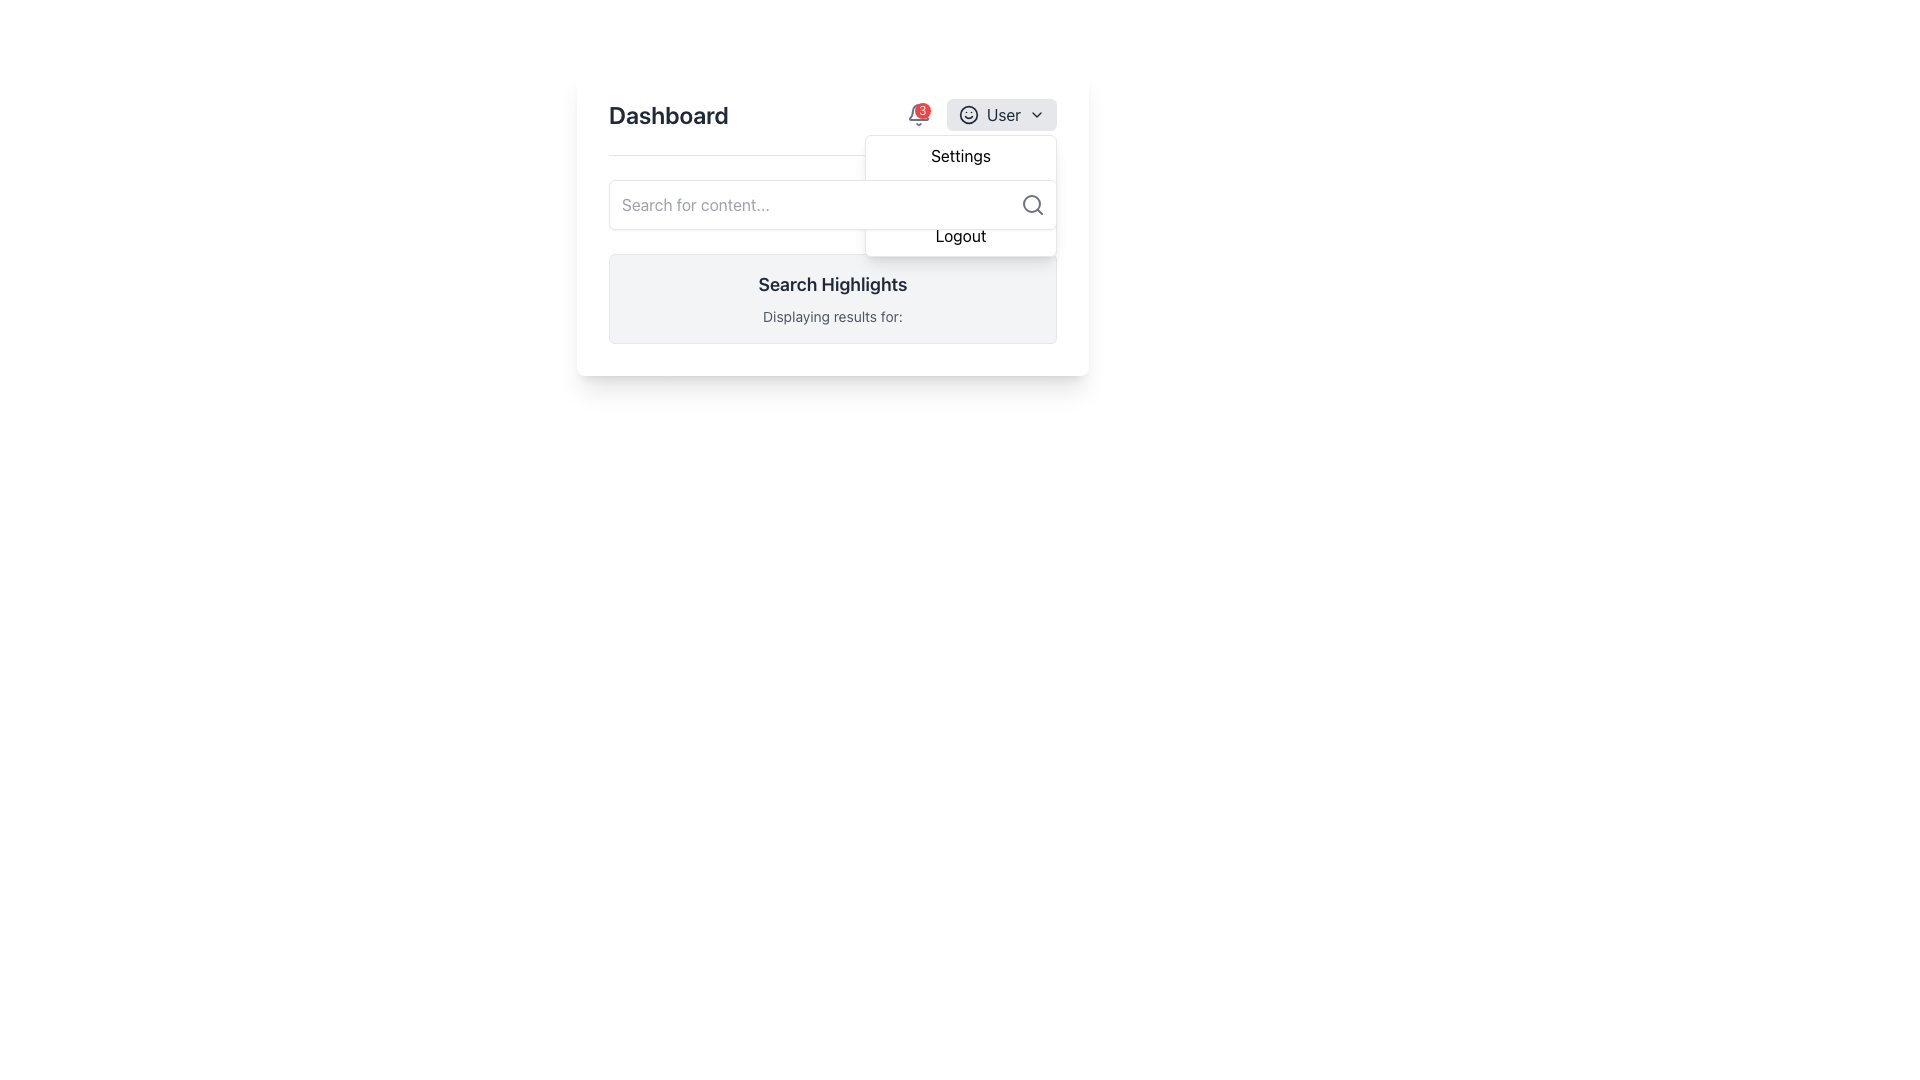  What do you see at coordinates (833, 285) in the screenshot?
I see `the informational Text Label that serves as a heading or title, located at the upper section of a shaded box with rounded corners, just below the search input field` at bounding box center [833, 285].